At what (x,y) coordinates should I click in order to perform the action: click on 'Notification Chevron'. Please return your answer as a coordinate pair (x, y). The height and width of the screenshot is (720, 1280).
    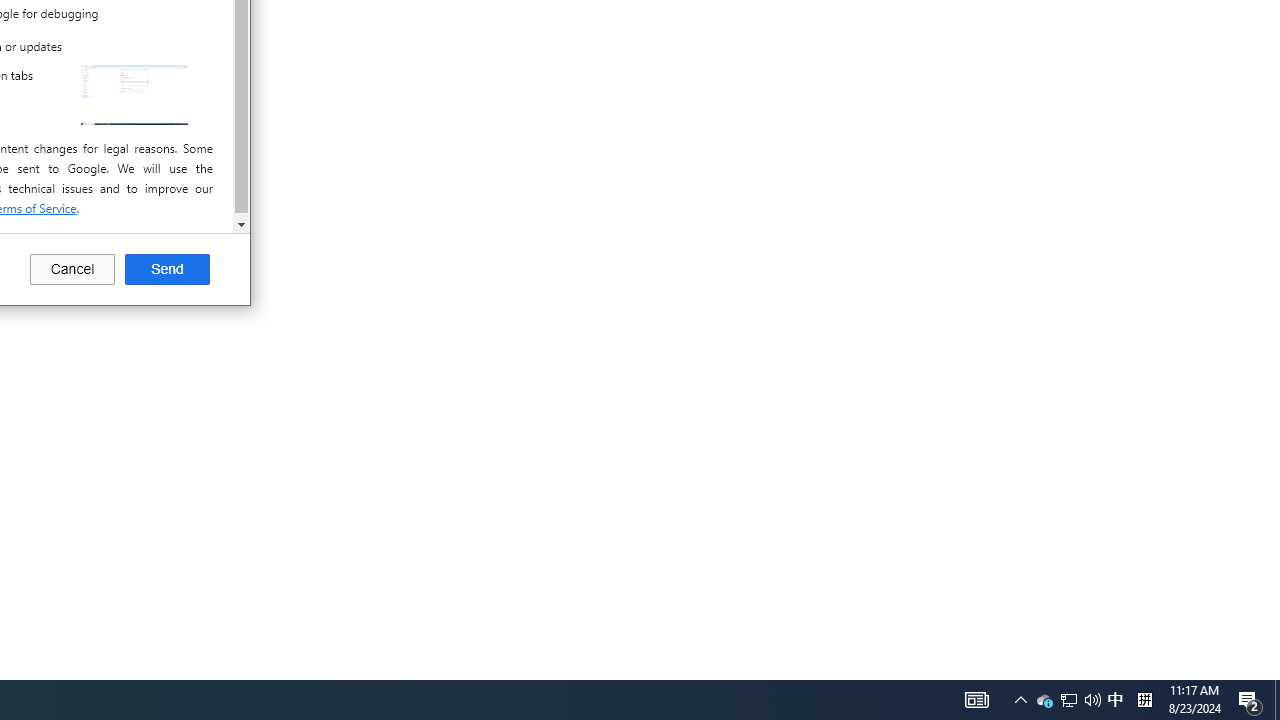
    Looking at the image, I should click on (1068, 698).